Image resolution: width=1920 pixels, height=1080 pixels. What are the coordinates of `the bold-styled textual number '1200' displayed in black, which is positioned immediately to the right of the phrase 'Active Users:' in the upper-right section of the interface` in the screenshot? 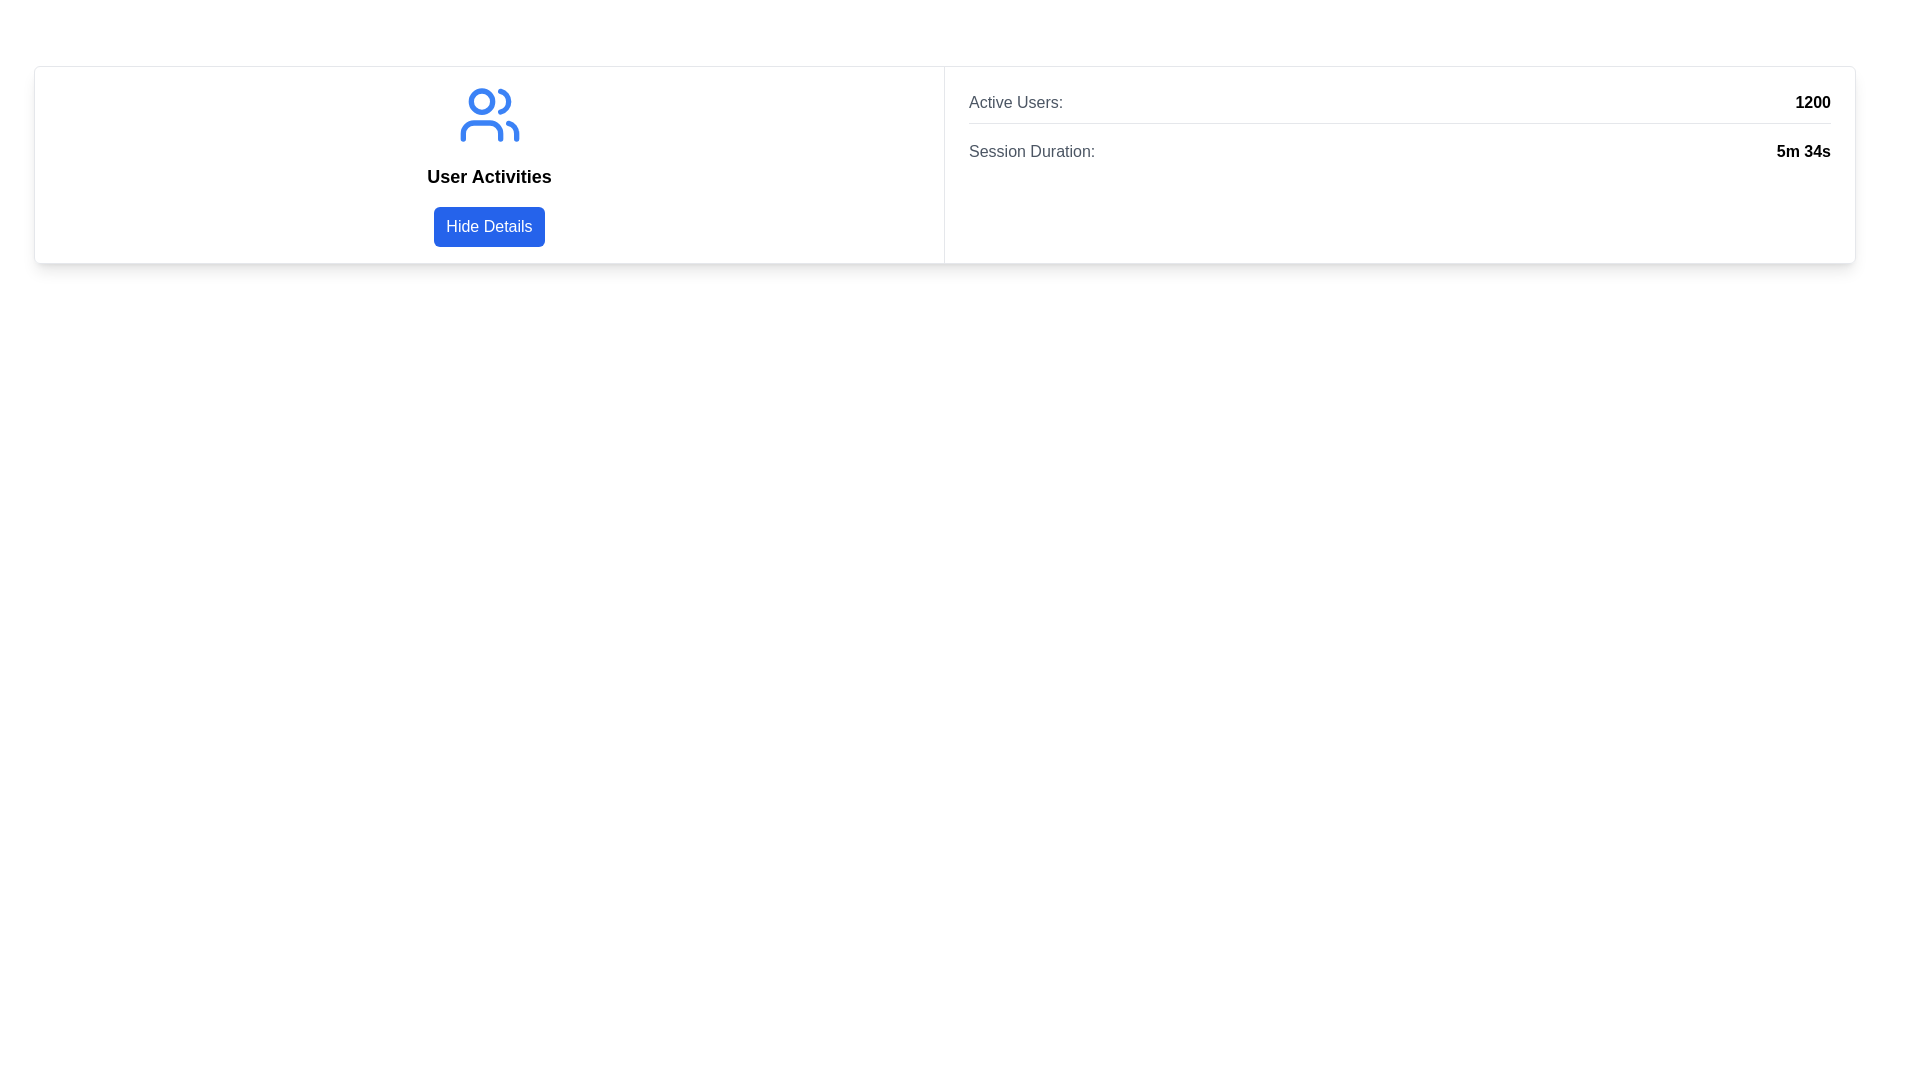 It's located at (1813, 103).